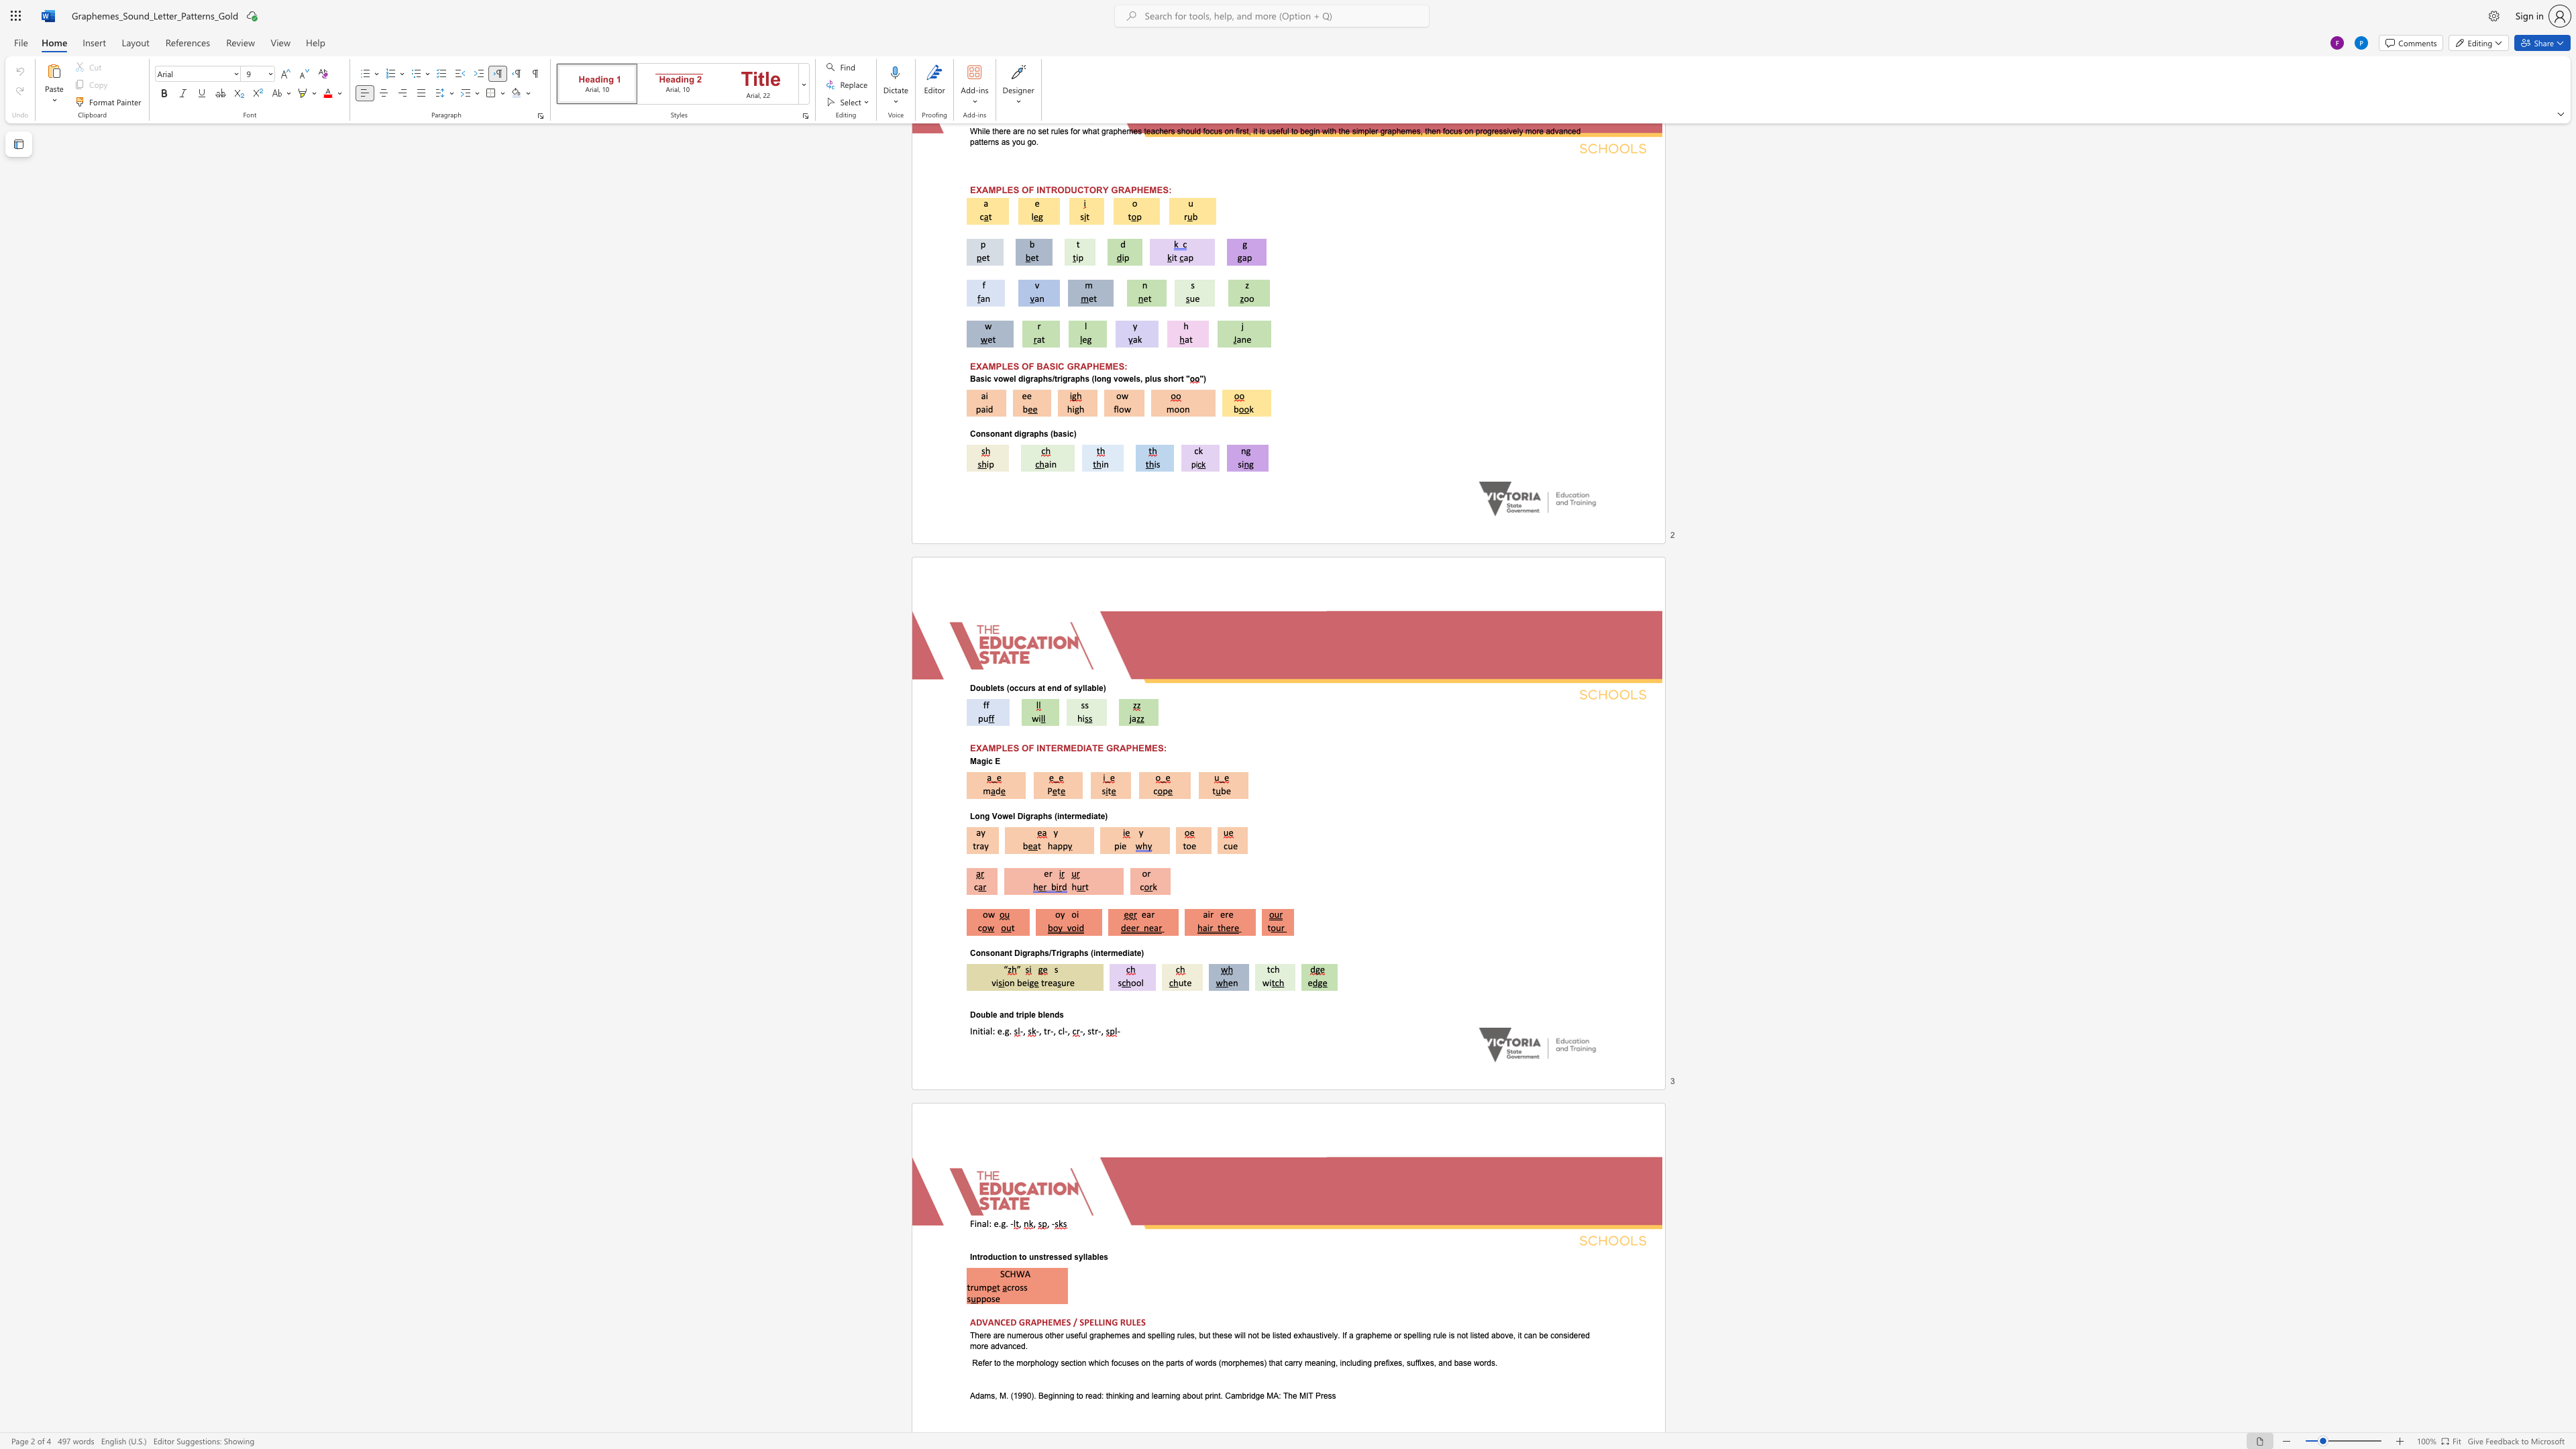  Describe the element at coordinates (1060, 1321) in the screenshot. I see `the subset text "ES / SPELLING RUL" within the text "ADVANCED GRAPHEMES / SPELLING RULES"` at that location.